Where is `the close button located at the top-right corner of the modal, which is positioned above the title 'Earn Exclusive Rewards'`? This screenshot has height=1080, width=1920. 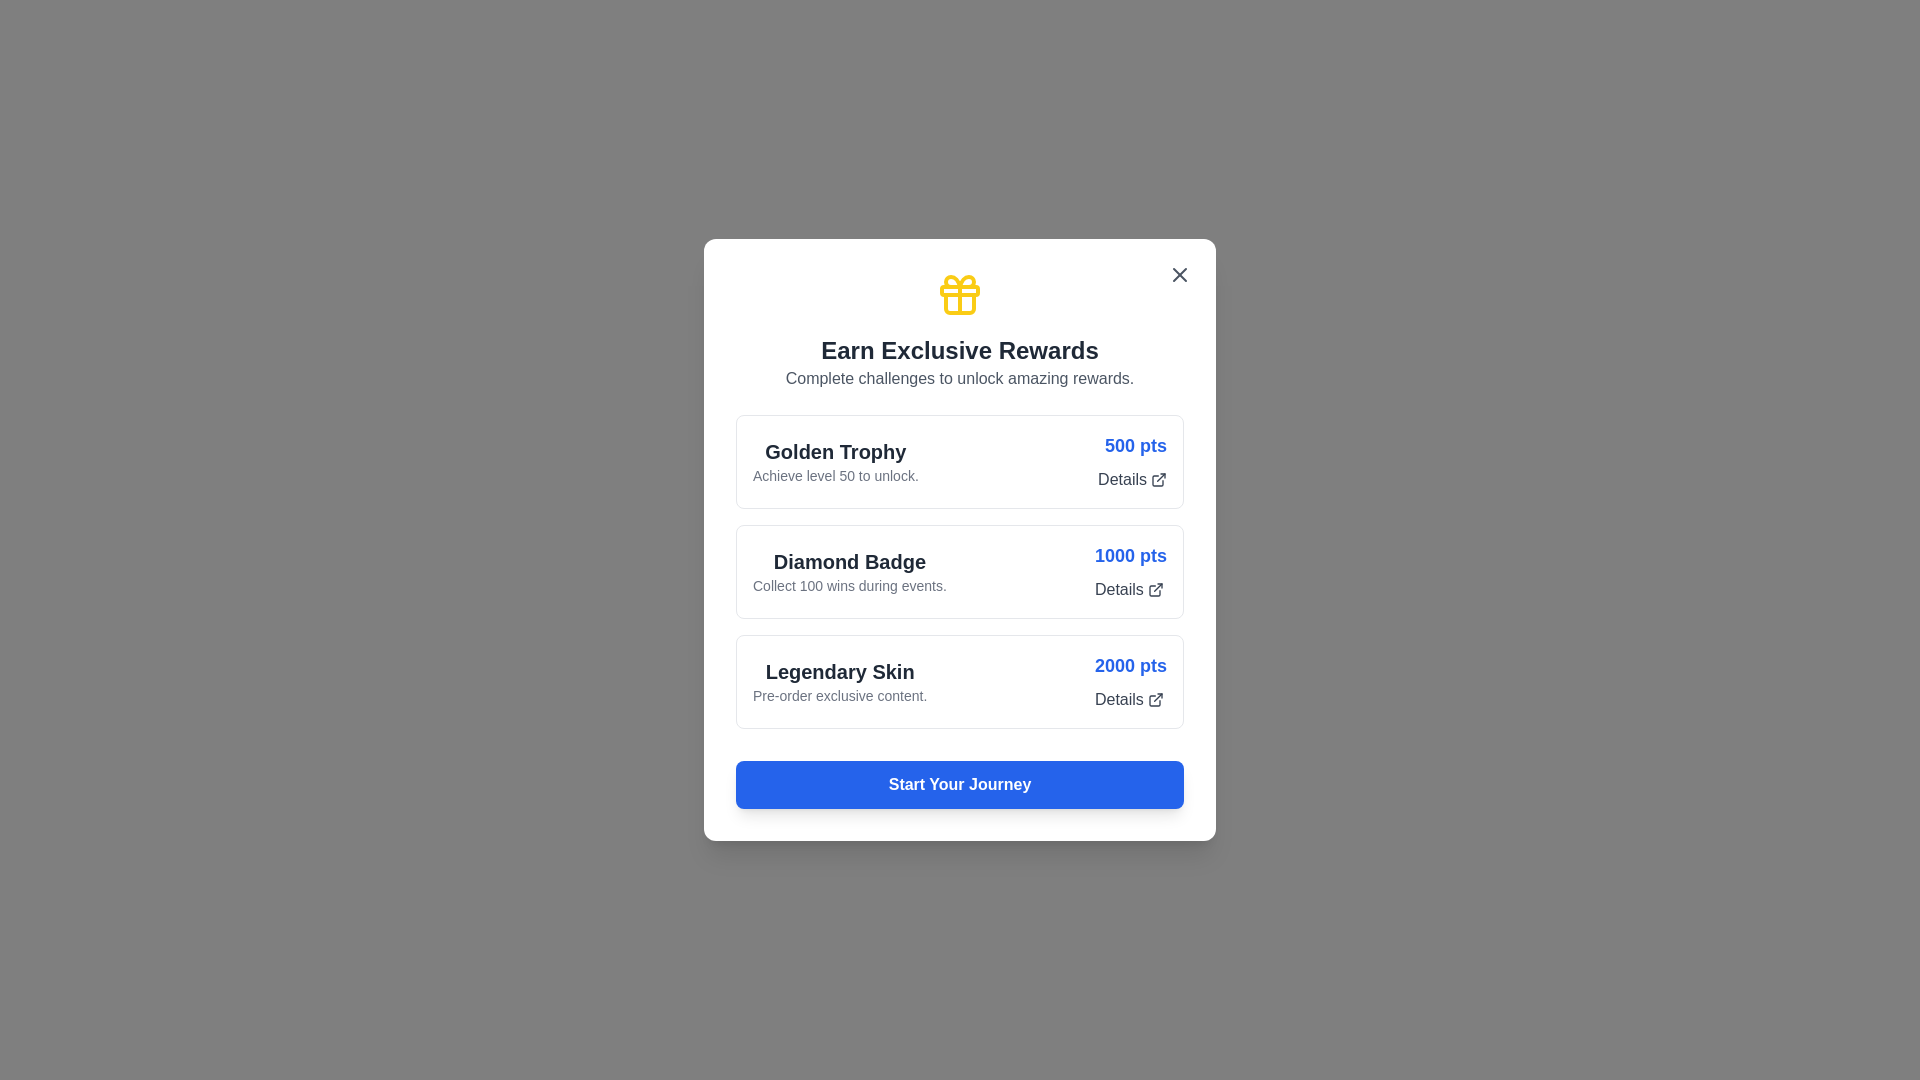 the close button located at the top-right corner of the modal, which is positioned above the title 'Earn Exclusive Rewards' is located at coordinates (1180, 274).